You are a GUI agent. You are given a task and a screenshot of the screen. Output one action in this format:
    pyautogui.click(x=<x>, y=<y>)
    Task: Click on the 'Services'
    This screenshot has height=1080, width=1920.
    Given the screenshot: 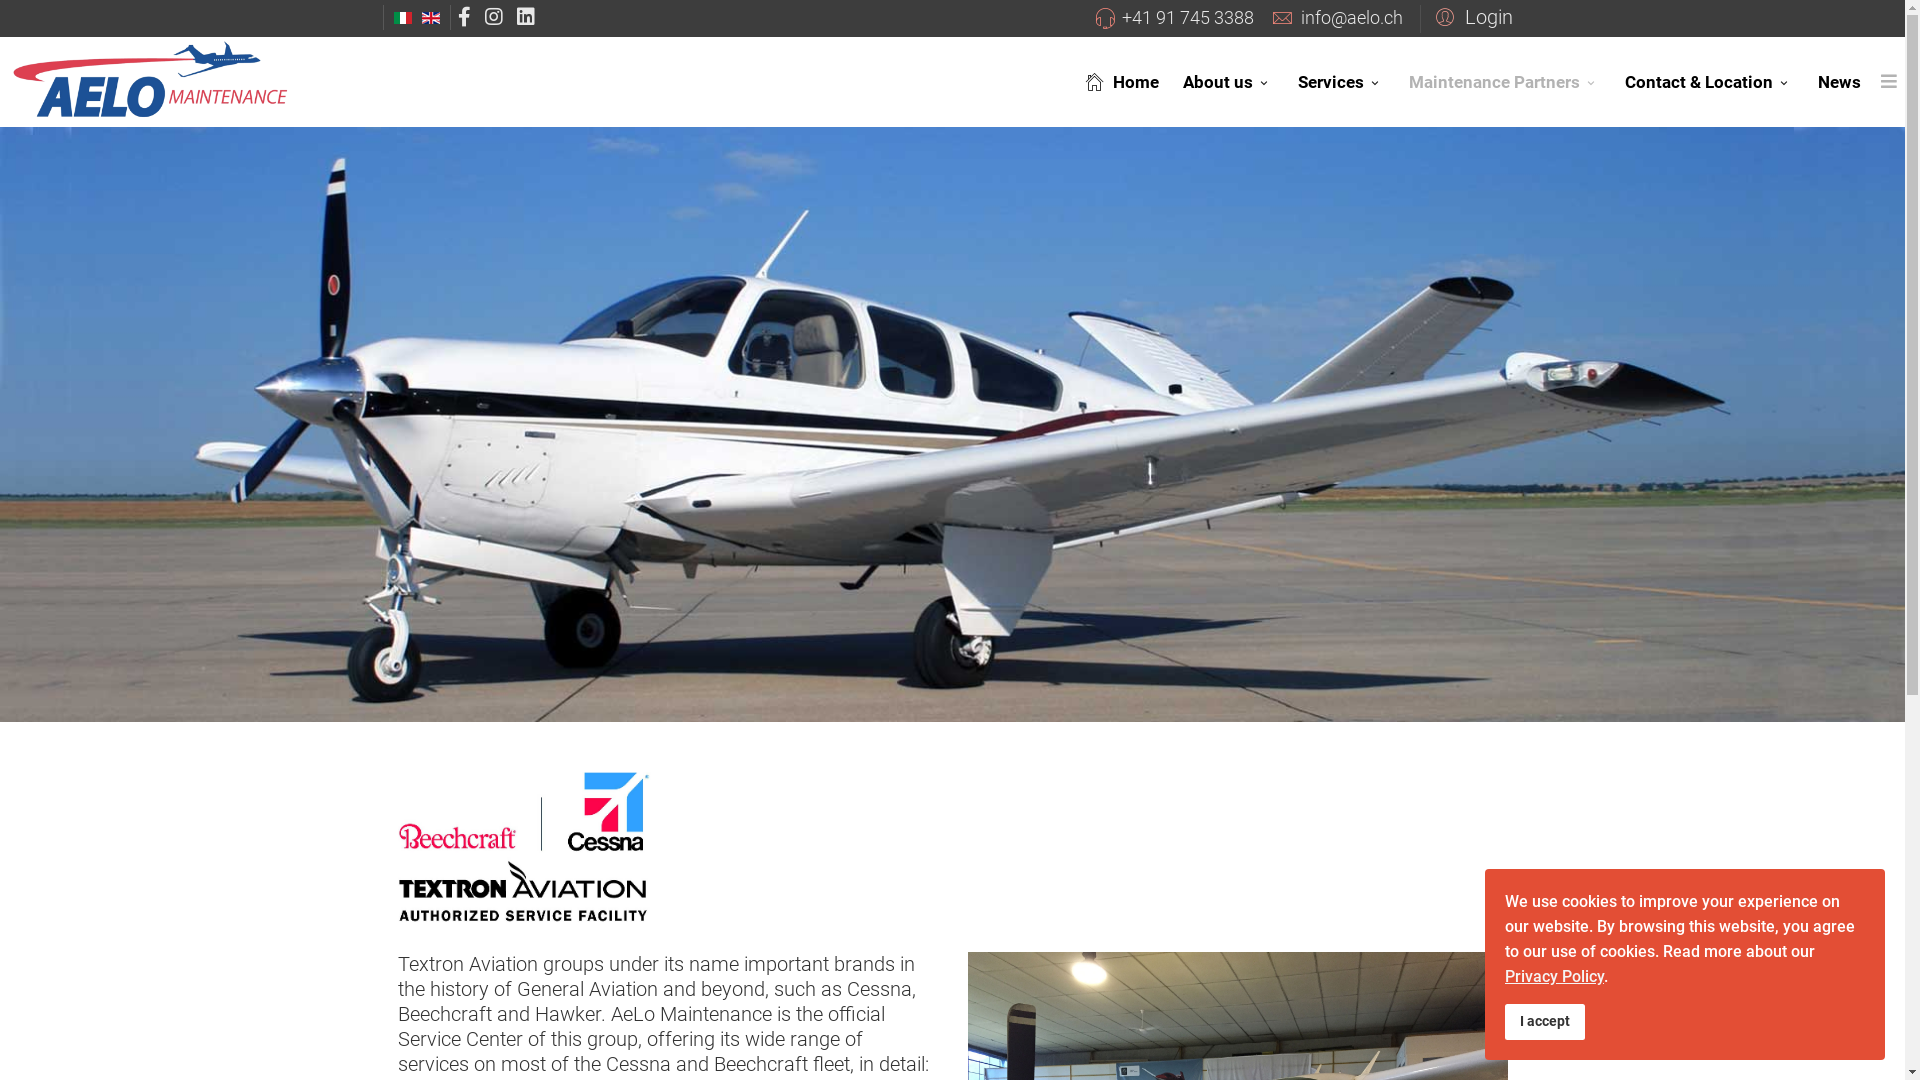 What is the action you would take?
    pyautogui.click(x=1286, y=80)
    